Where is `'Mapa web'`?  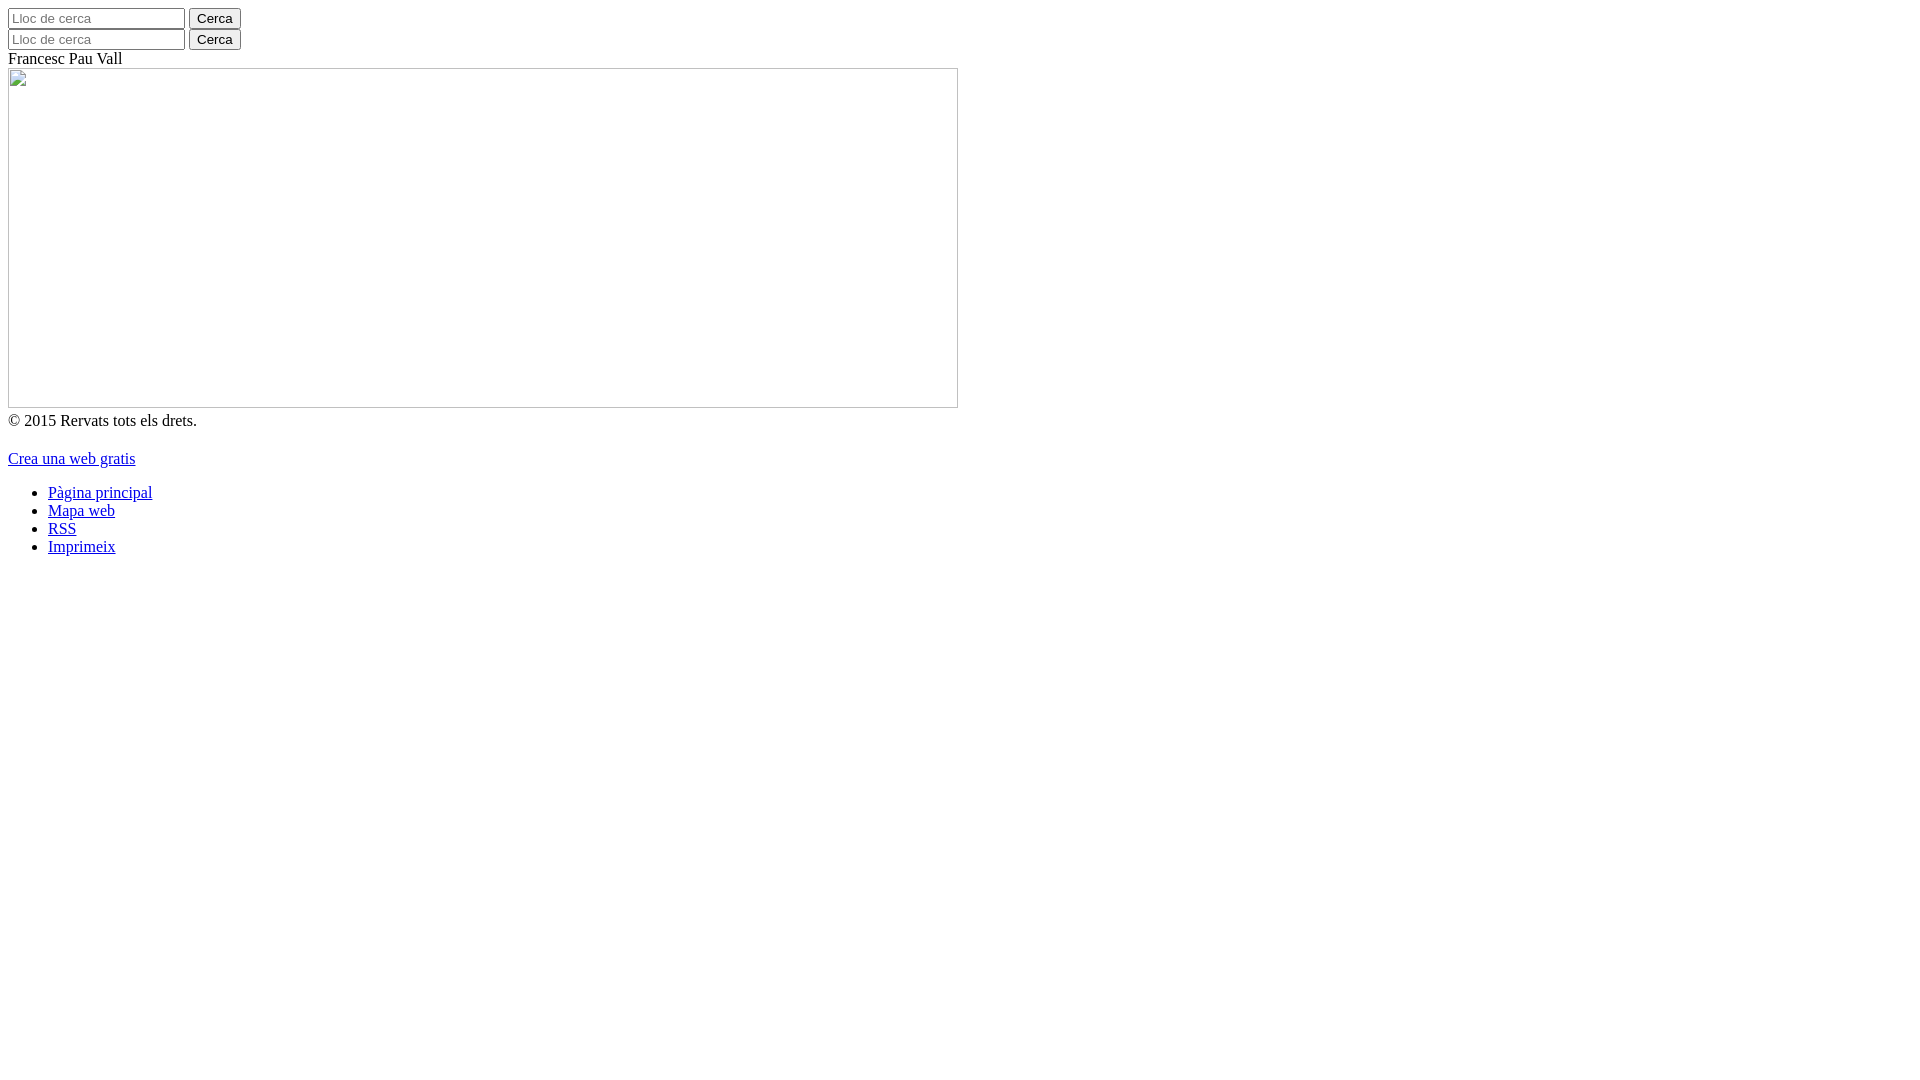 'Mapa web' is located at coordinates (48, 509).